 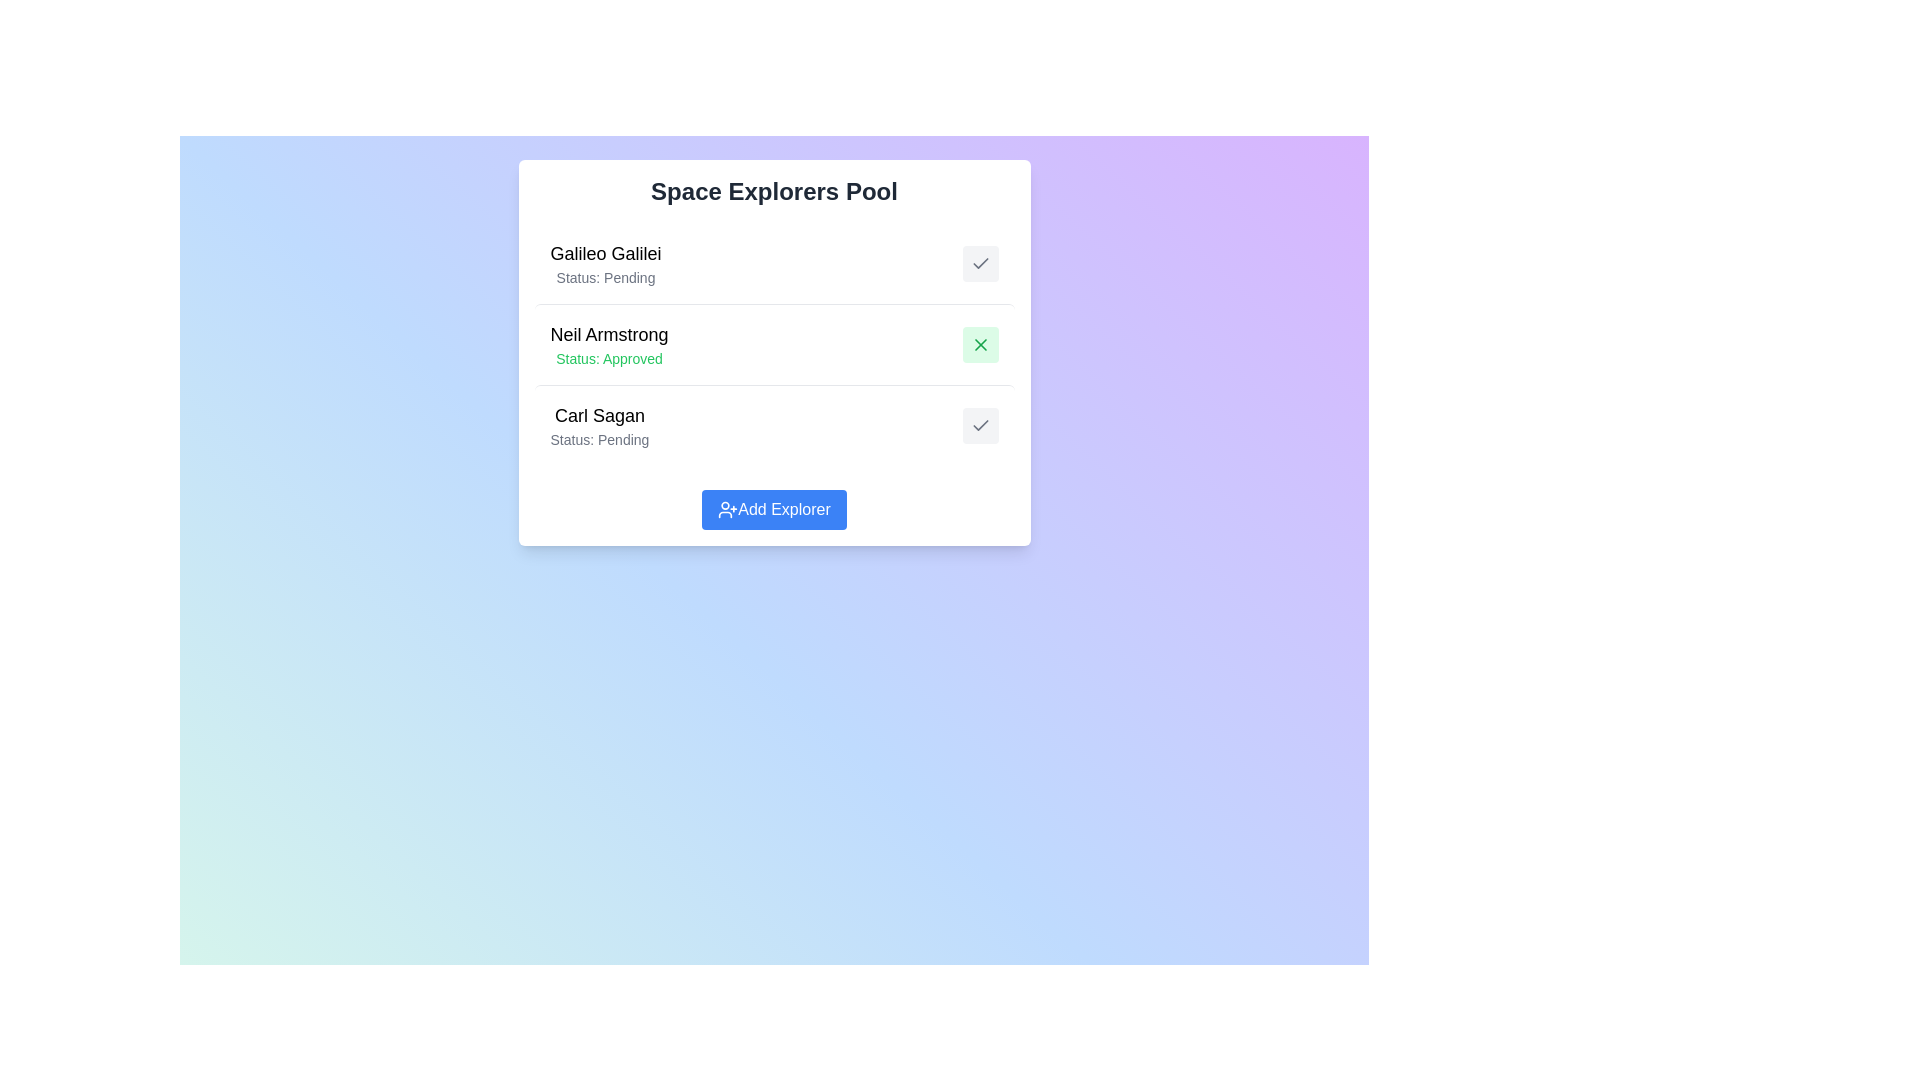 I want to click on the interactive checkbox next to 'Galileo Galilei', so click(x=773, y=262).